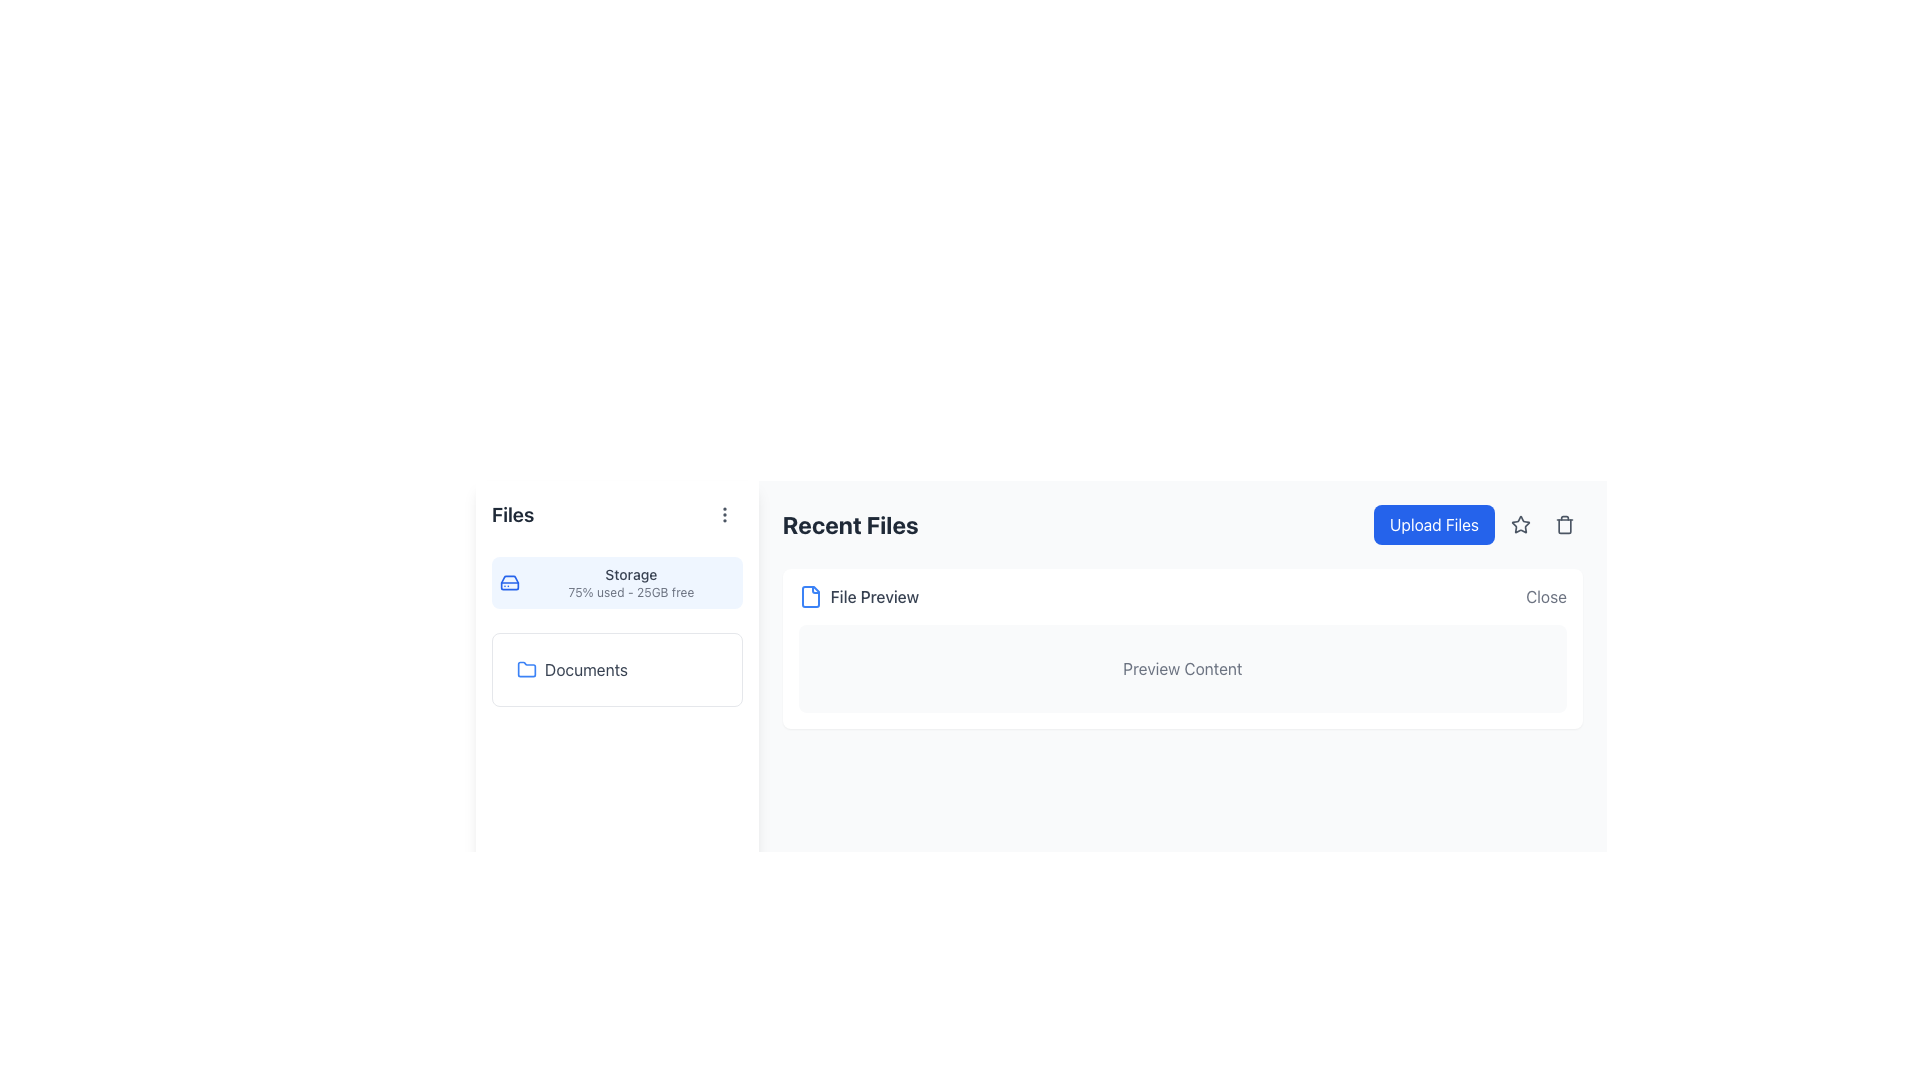 The height and width of the screenshot is (1080, 1920). What do you see at coordinates (810, 596) in the screenshot?
I see `the file icon with a blue outline, located to the left of the 'File Preview' text in the 'Recent Files' section` at bounding box center [810, 596].